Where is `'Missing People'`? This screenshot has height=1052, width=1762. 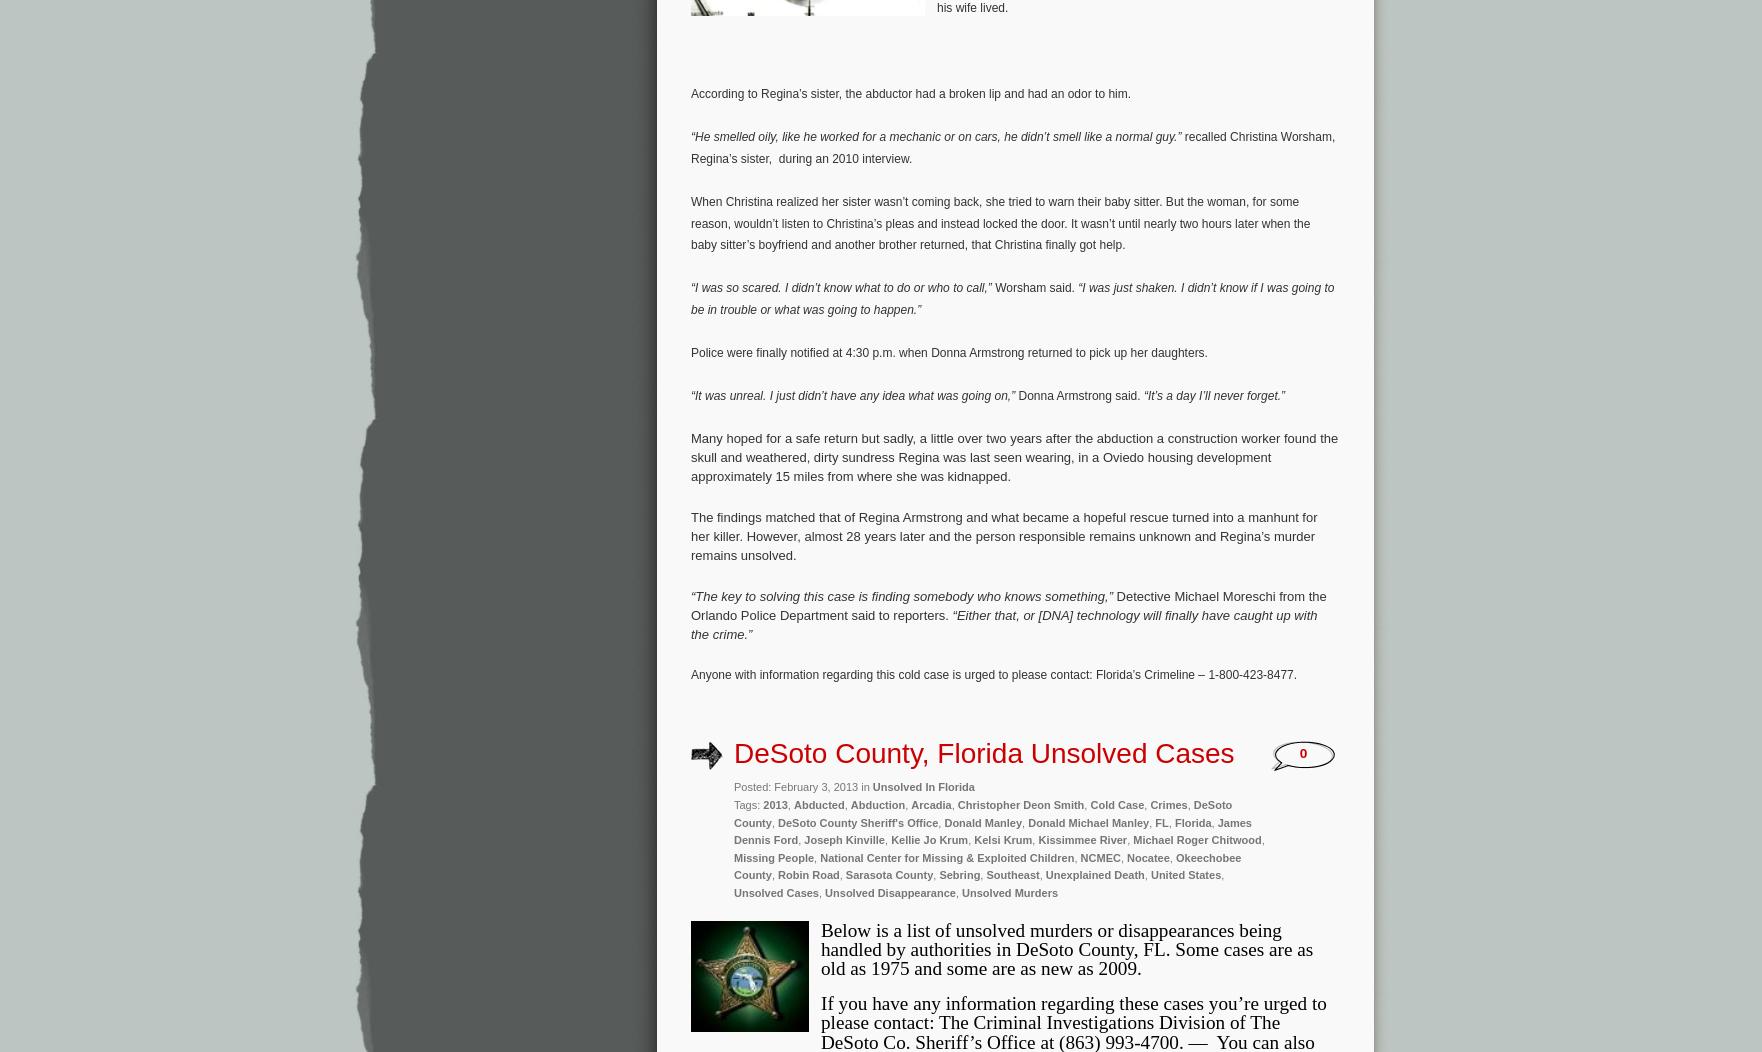 'Missing People' is located at coordinates (733, 855).